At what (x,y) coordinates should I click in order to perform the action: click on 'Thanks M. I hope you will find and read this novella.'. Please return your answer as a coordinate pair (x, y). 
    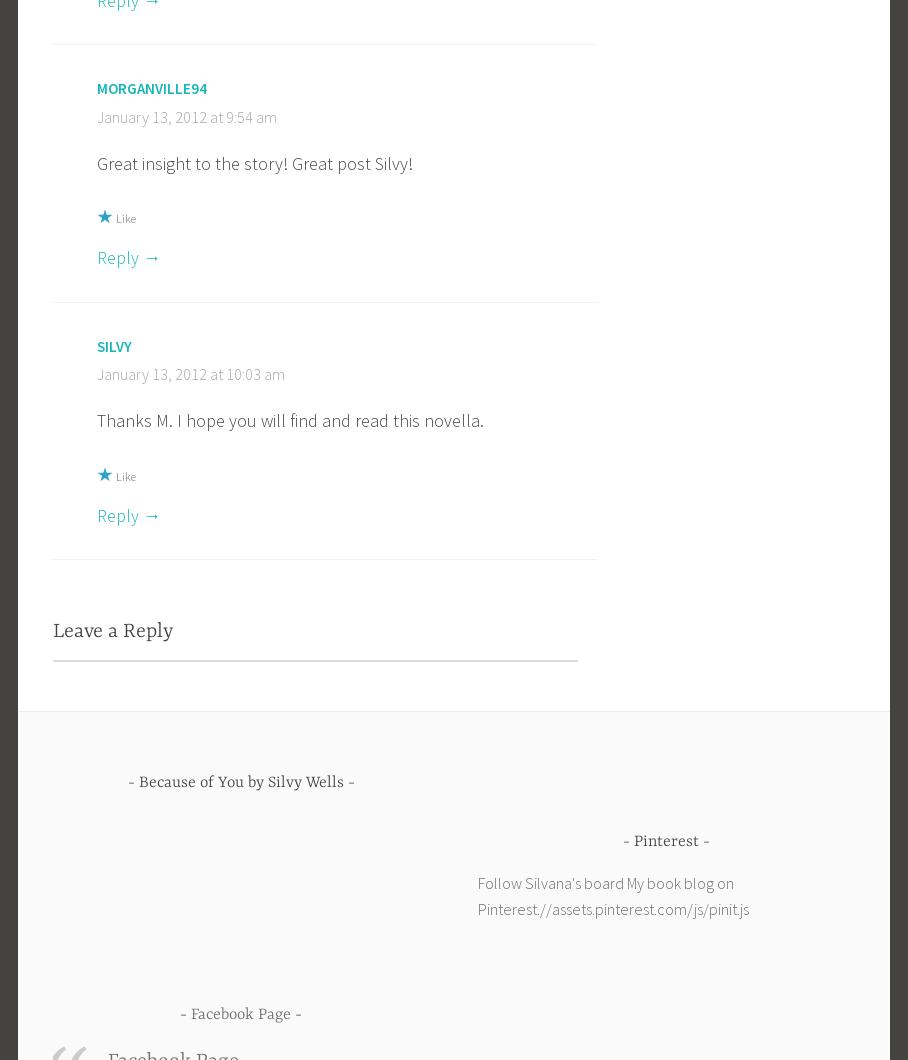
    Looking at the image, I should click on (290, 419).